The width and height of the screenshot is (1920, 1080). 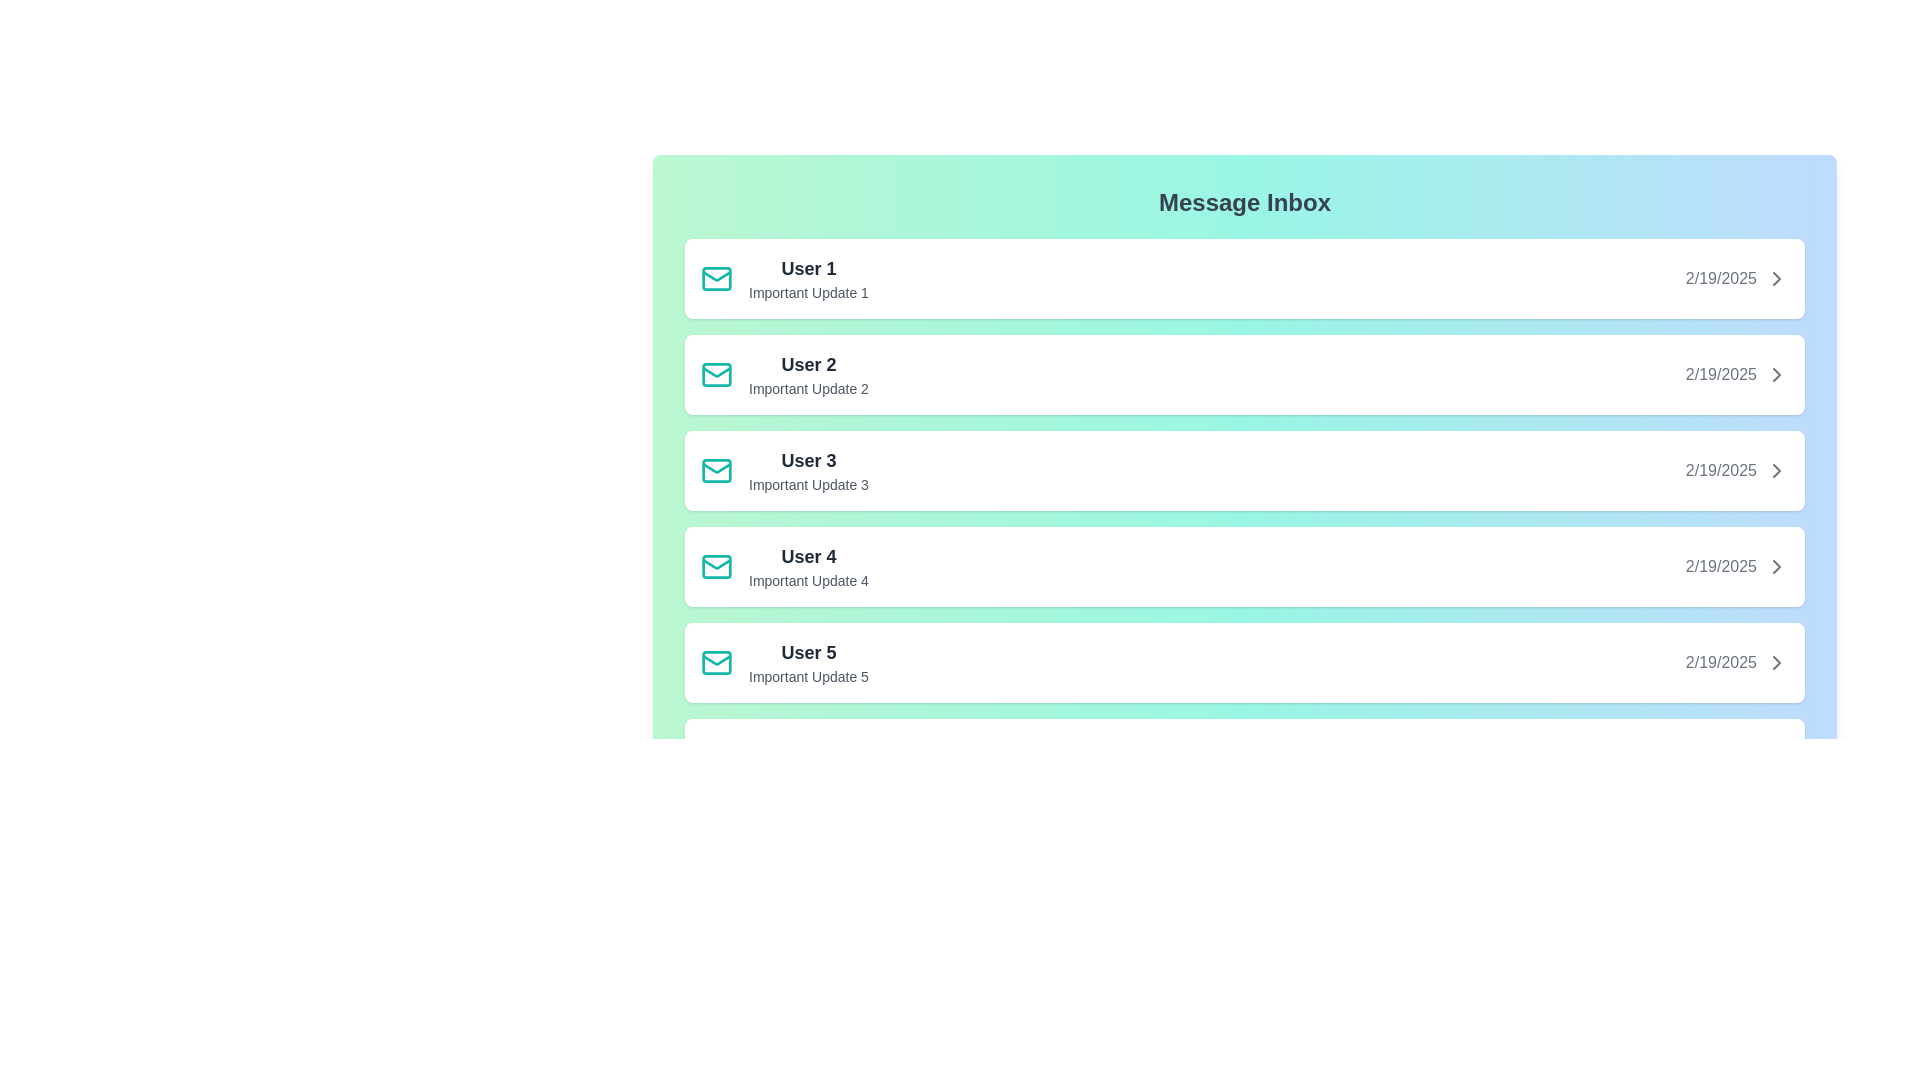 I want to click on the message corresponding to User 4, so click(x=1243, y=567).